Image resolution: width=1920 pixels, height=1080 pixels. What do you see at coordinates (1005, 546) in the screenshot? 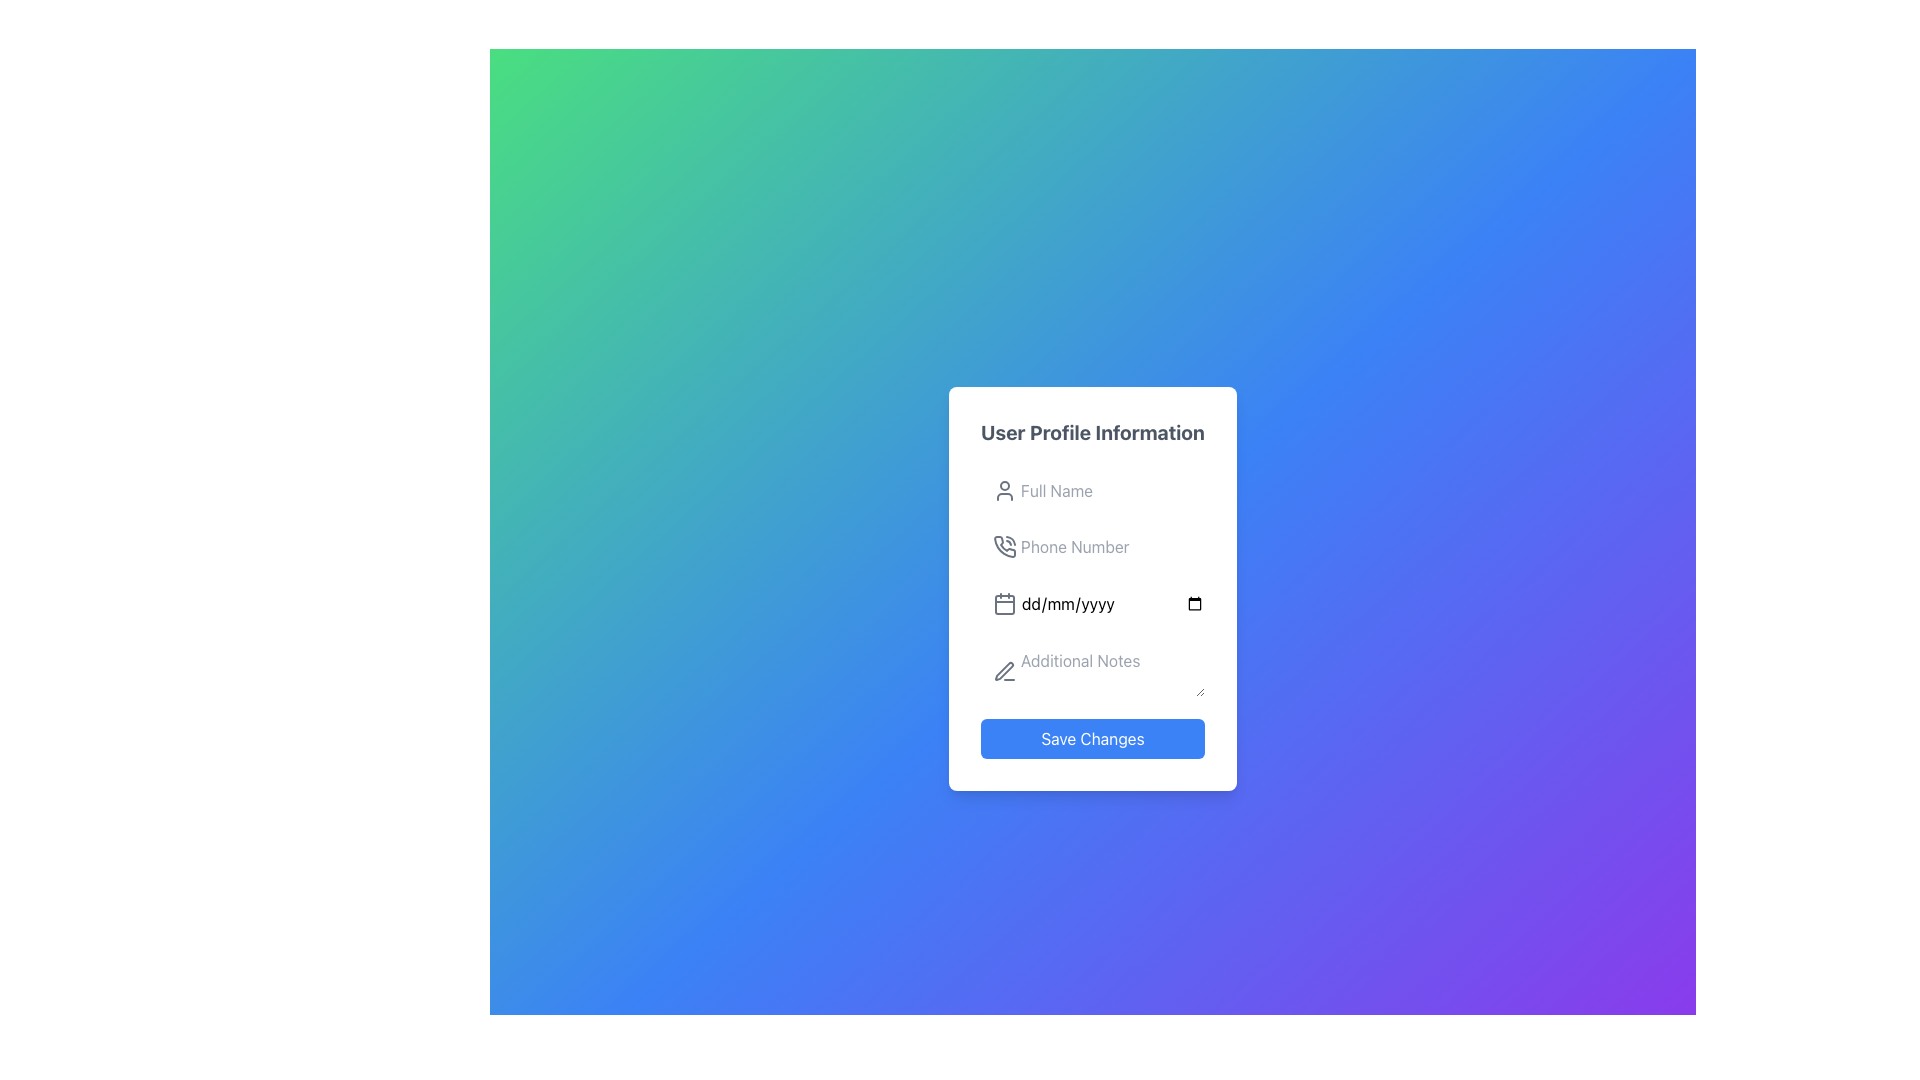
I see `the curved line representing a phone receiver in the phone call icon, which is styled in gray and located near the top-left corner of the user profile form, adjacent to the 'Phone Number' label` at bounding box center [1005, 546].